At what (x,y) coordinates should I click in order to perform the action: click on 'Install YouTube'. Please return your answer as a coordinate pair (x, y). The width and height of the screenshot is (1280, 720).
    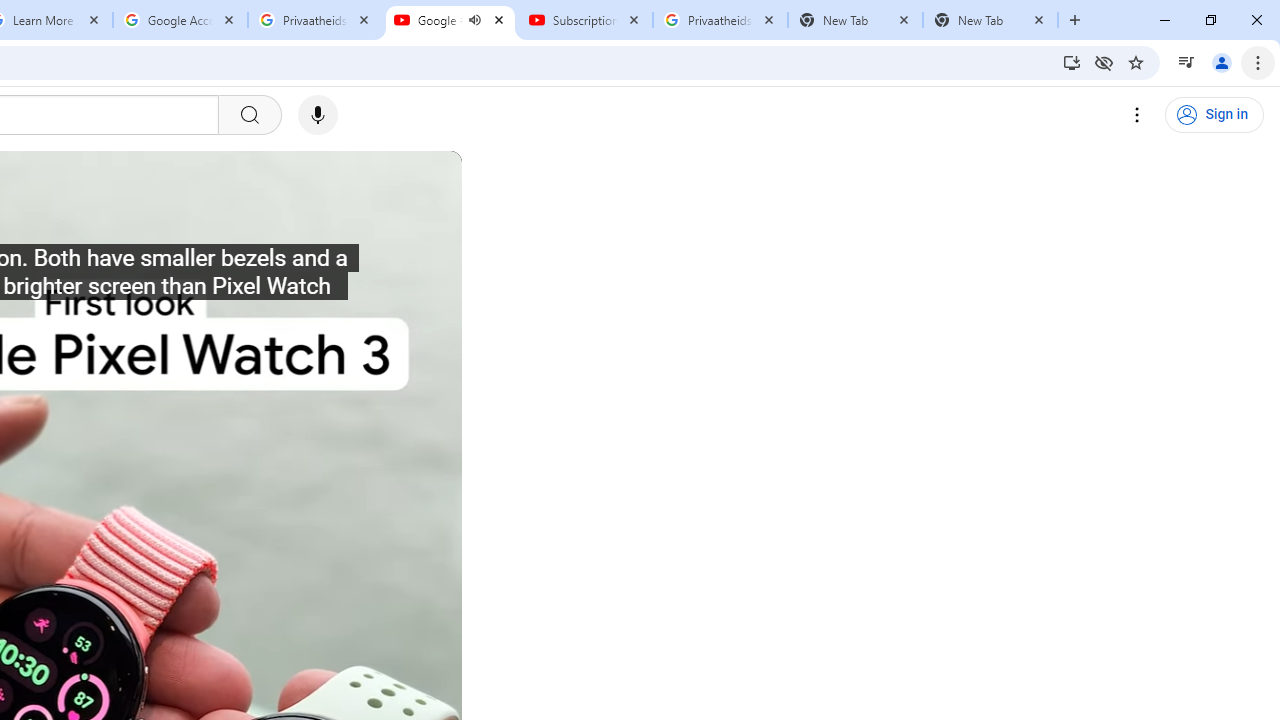
    Looking at the image, I should click on (1071, 61).